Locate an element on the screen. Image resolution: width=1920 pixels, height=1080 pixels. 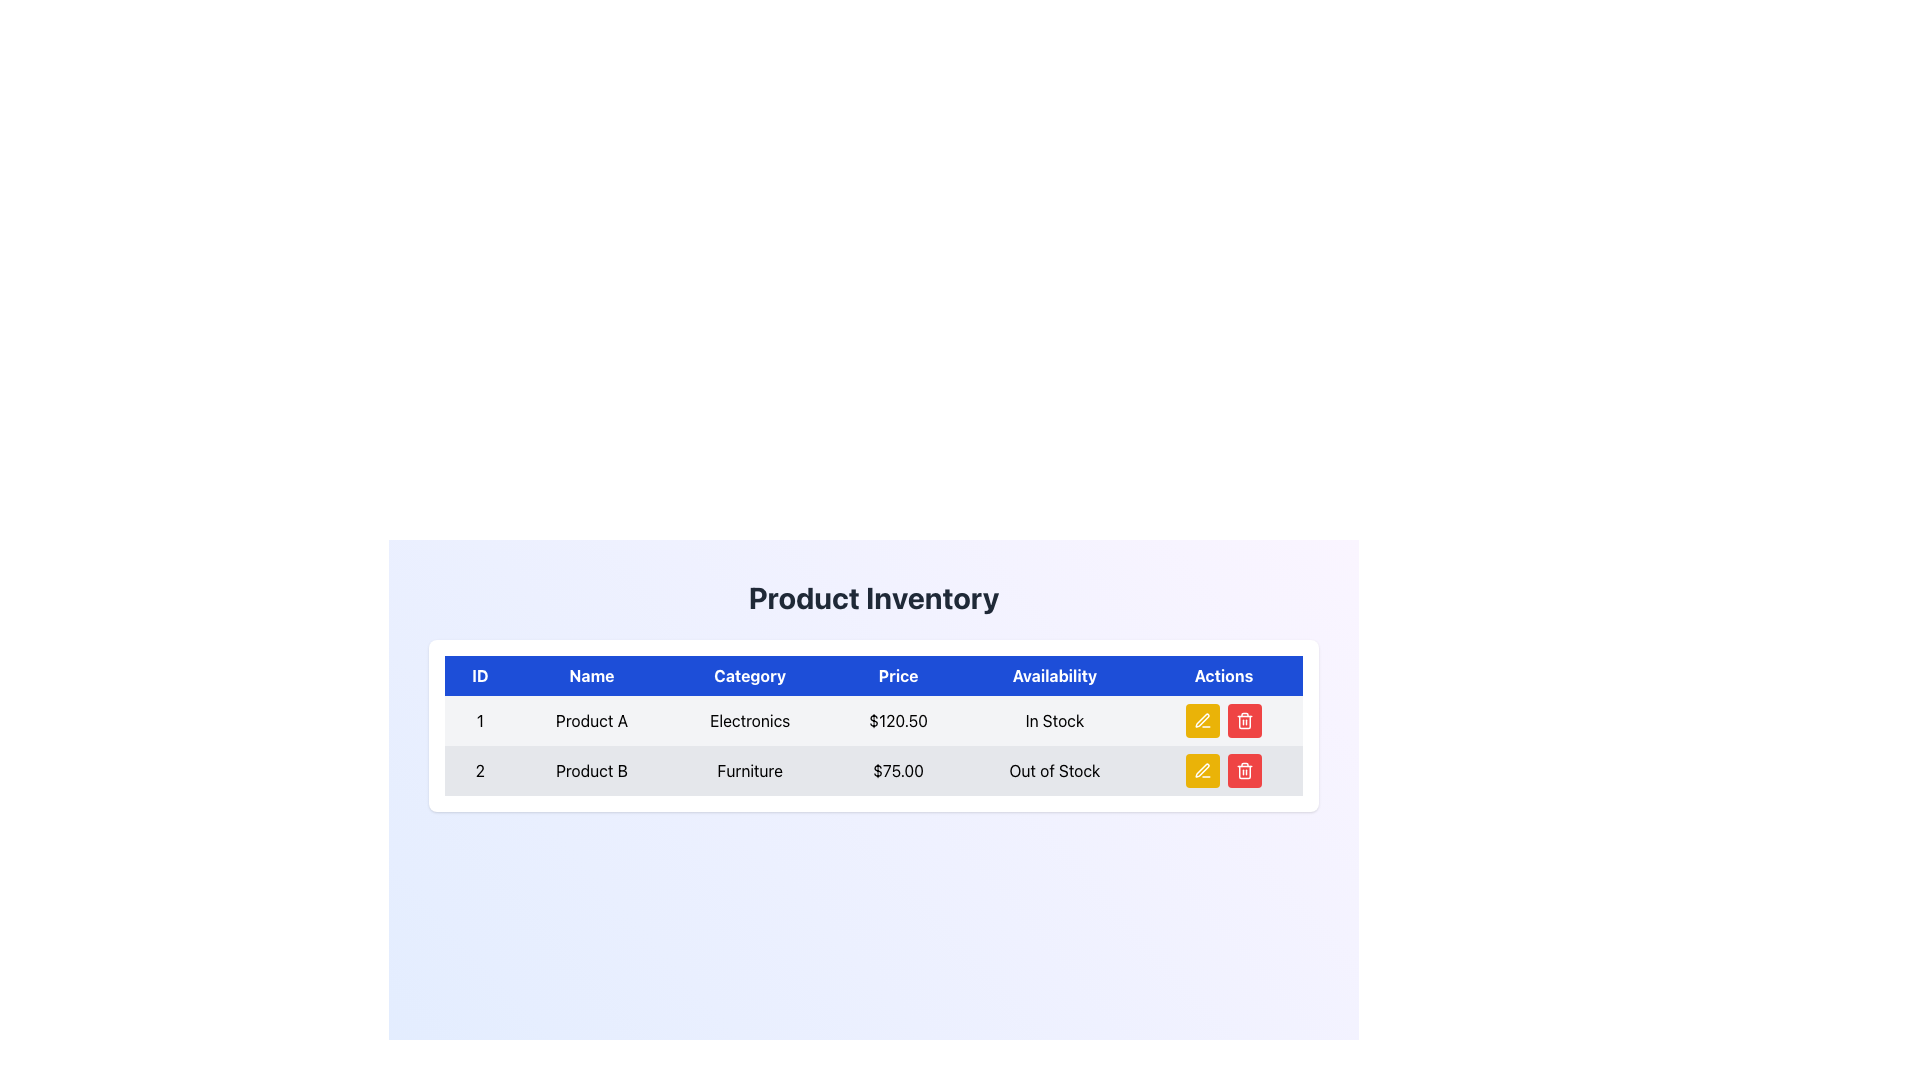
the trash can icon located in the 'Actions' column of the second row of the table is located at coordinates (1243, 771).